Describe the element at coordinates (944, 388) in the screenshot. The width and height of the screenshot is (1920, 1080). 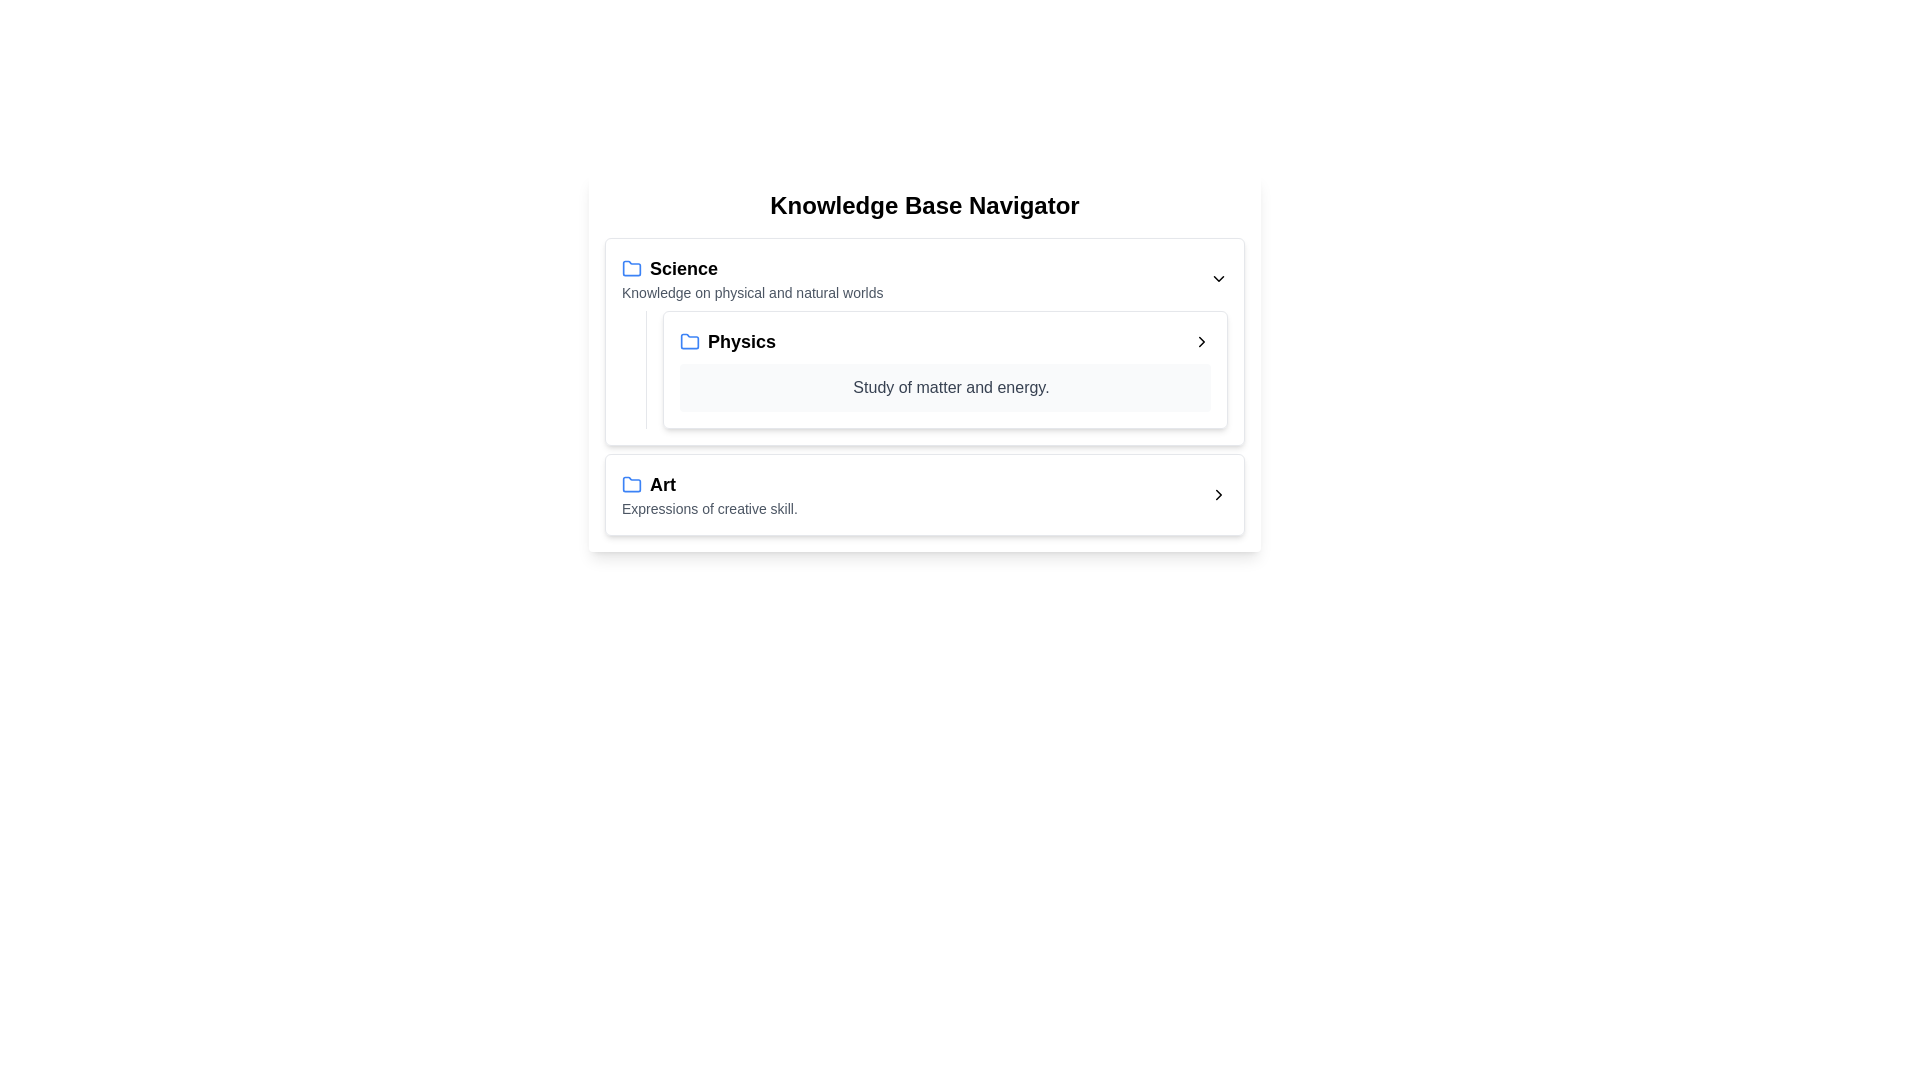
I see `the description text element in the 'Physics' section that provides a summary of the topics covered under this category, located below the title 'Physics' and adjacent to a folder icon and chevron` at that location.